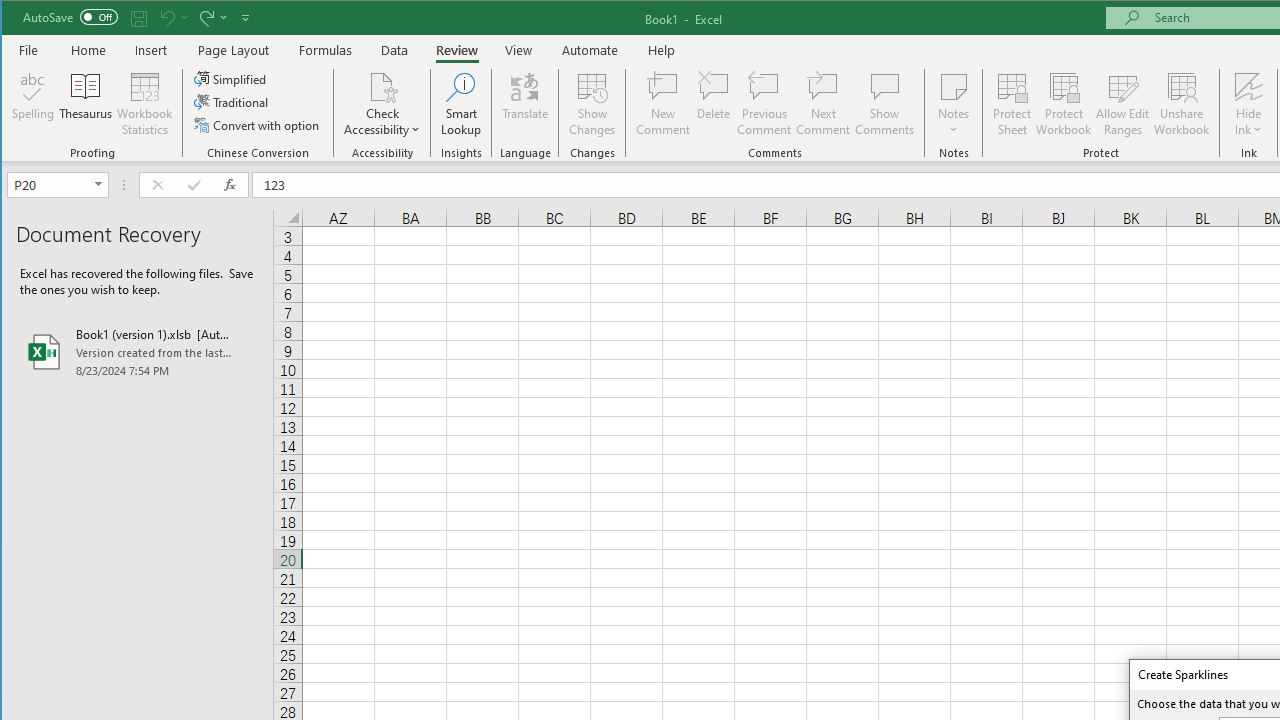 Image resolution: width=1280 pixels, height=720 pixels. Describe the element at coordinates (525, 104) in the screenshot. I see `'Translate'` at that location.